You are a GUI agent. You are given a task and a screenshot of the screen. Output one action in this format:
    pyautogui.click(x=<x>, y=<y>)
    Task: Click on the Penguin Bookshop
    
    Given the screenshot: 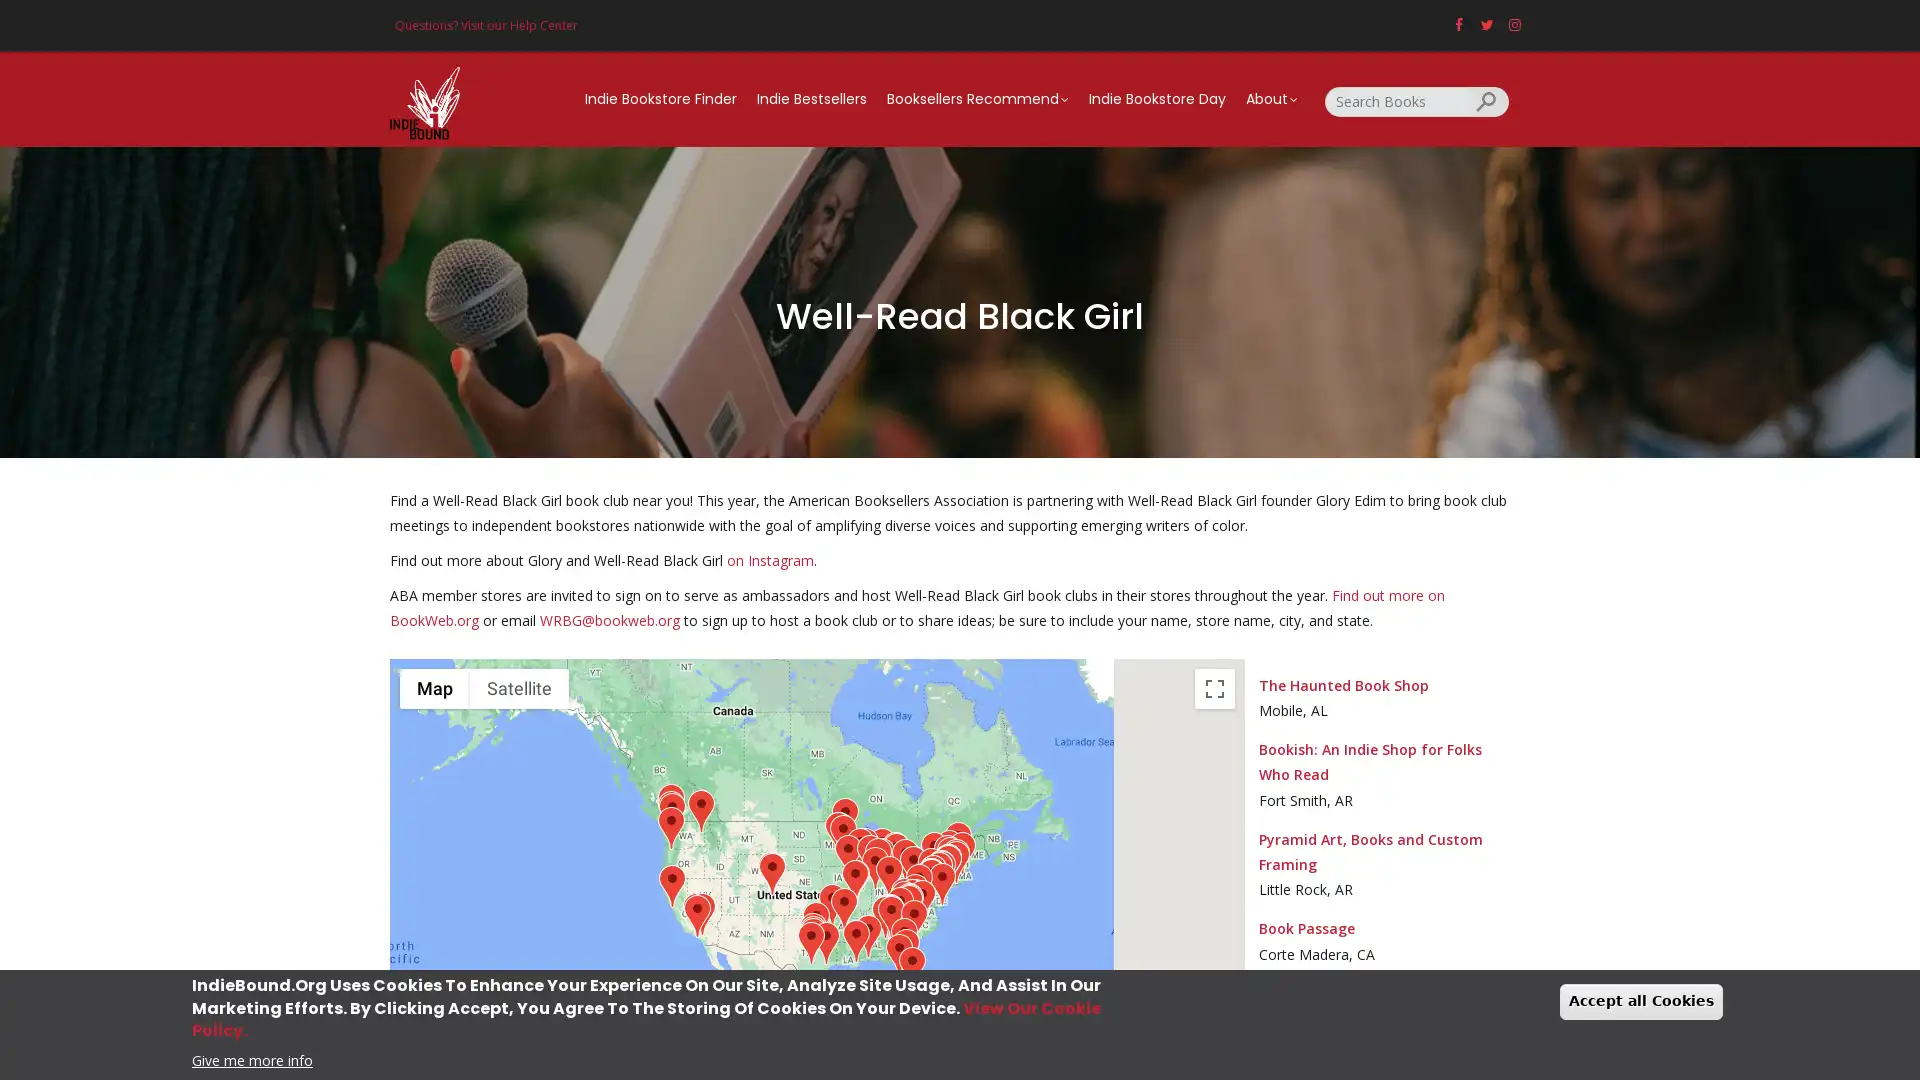 What is the action you would take?
    pyautogui.click(x=911, y=865)
    